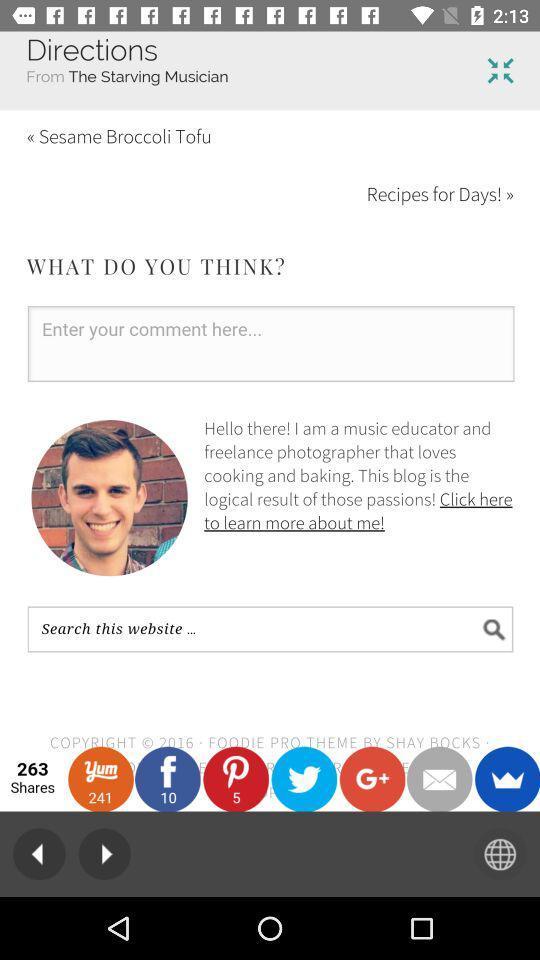  What do you see at coordinates (499, 70) in the screenshot?
I see `the fullscreen icon` at bounding box center [499, 70].